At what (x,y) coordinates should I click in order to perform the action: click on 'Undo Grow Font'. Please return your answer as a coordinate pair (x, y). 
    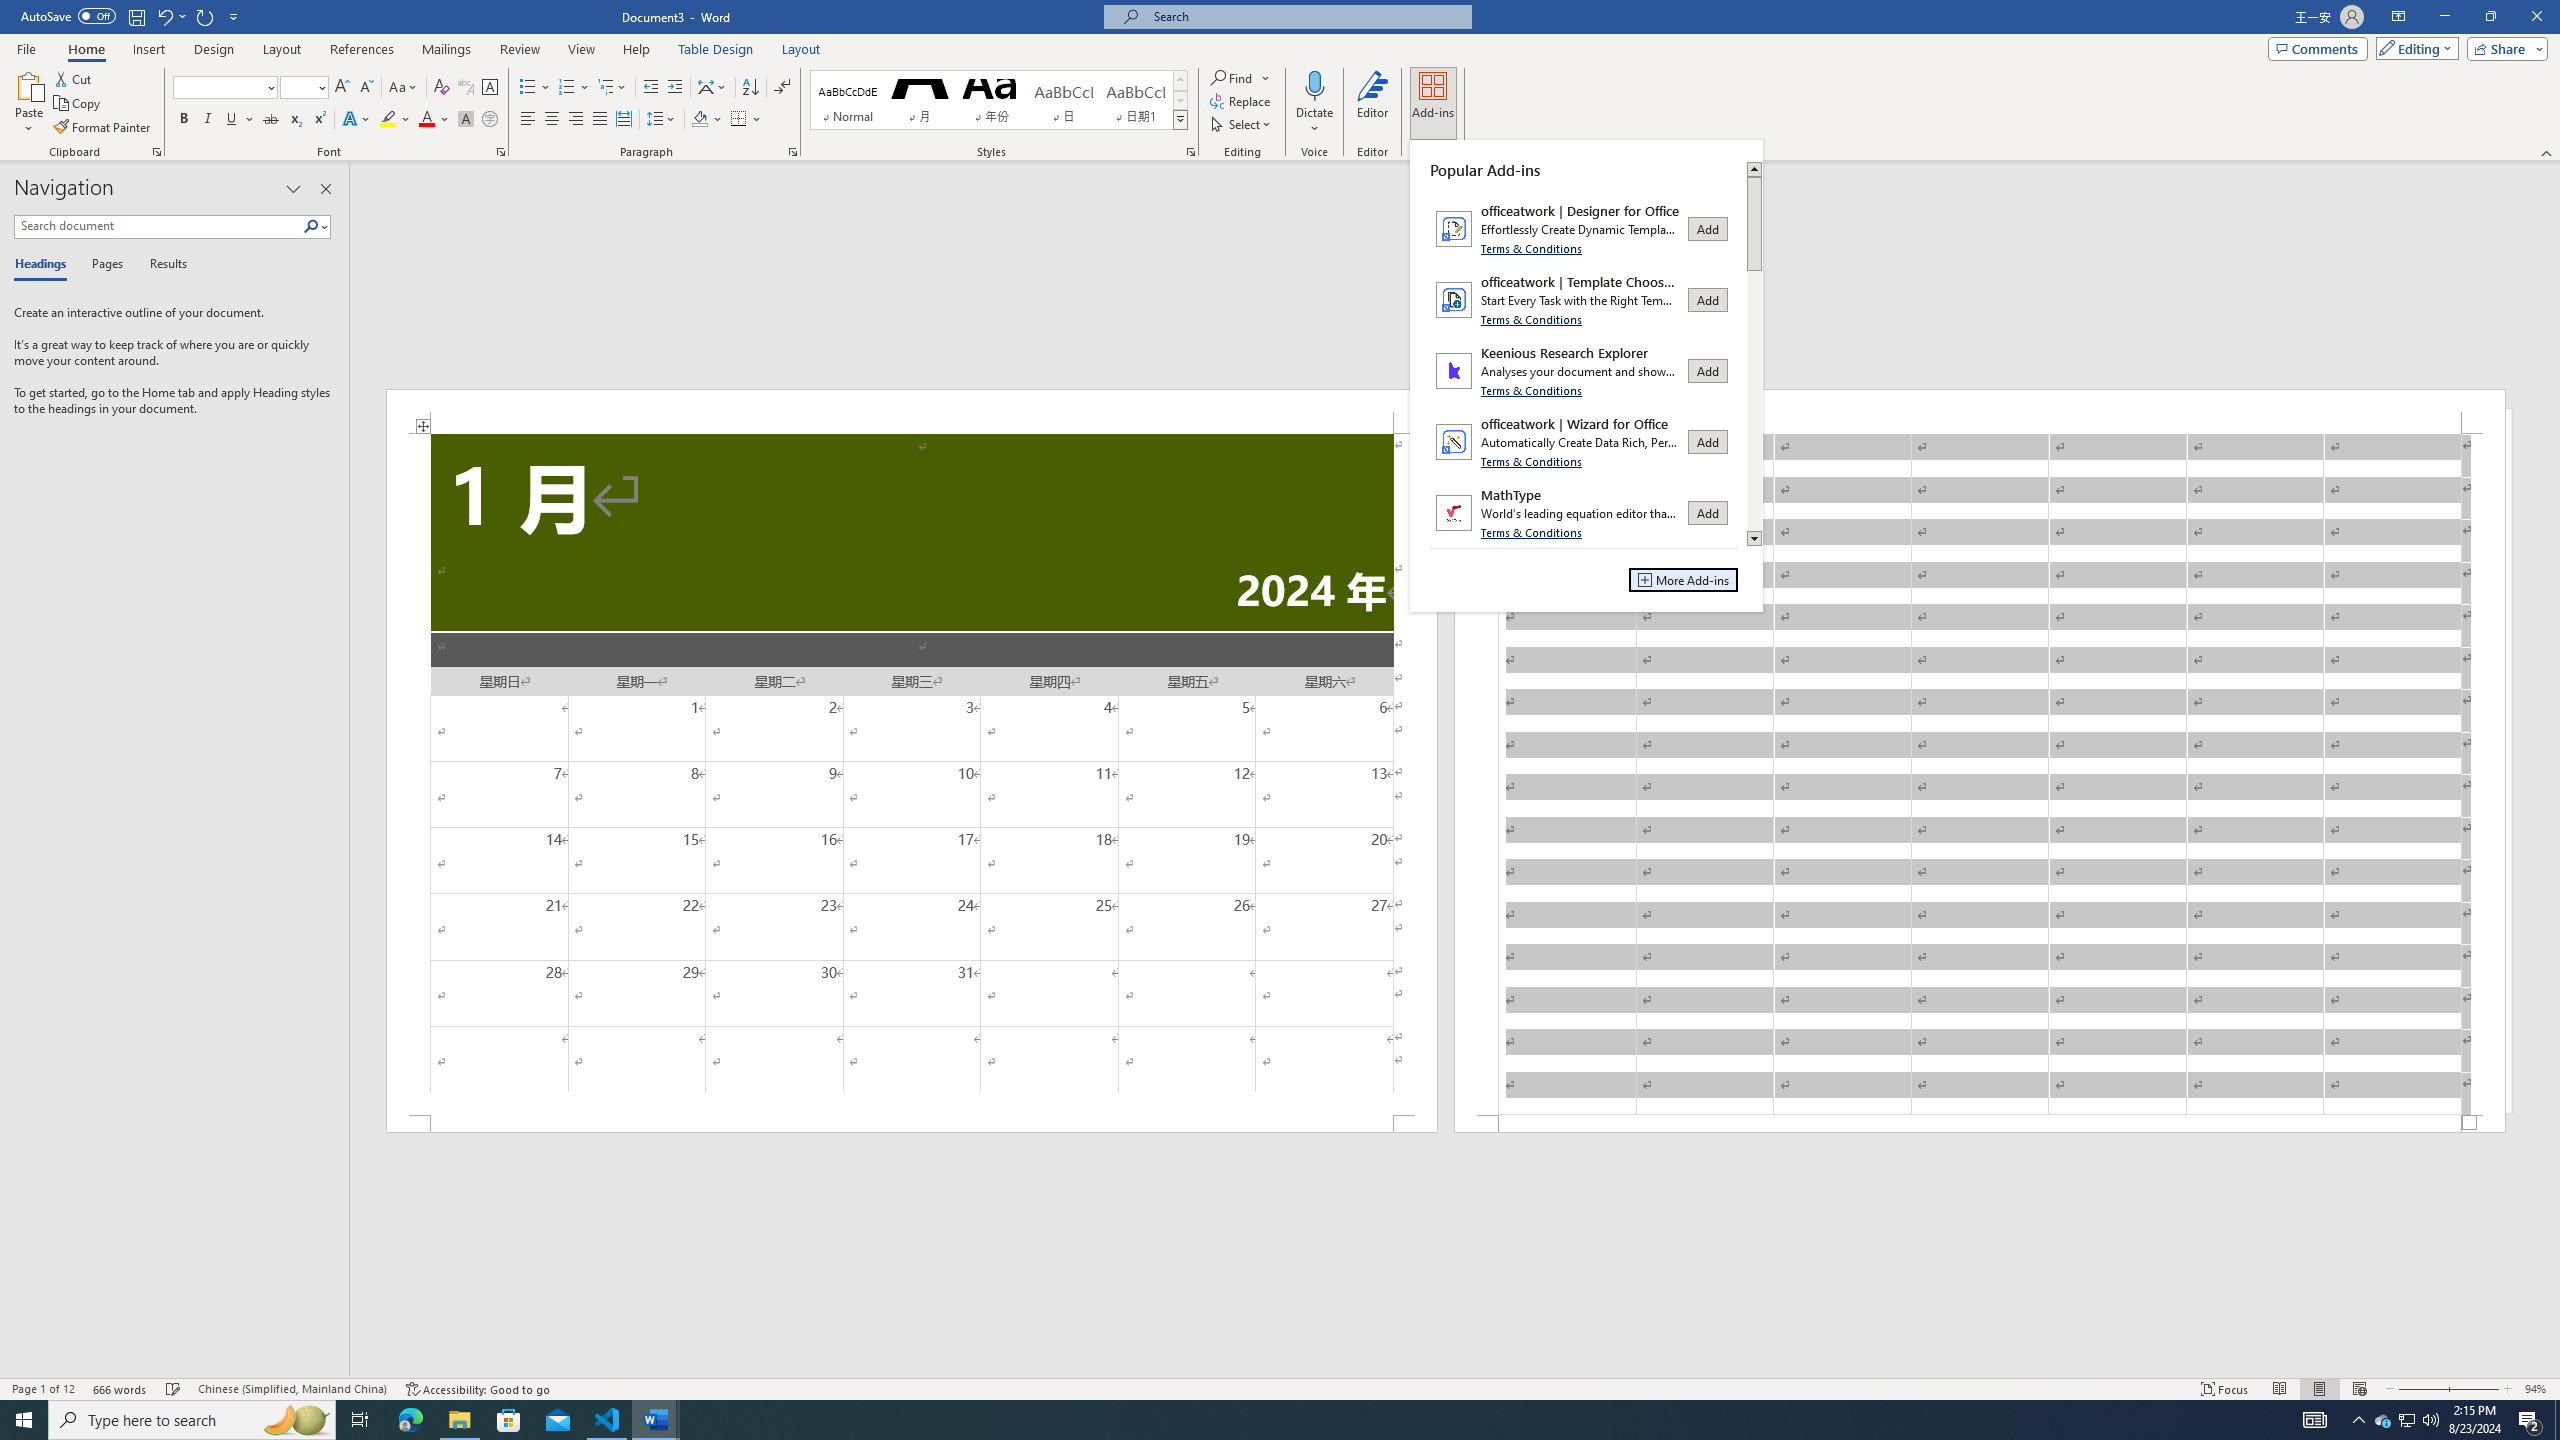
    Looking at the image, I should click on (163, 15).